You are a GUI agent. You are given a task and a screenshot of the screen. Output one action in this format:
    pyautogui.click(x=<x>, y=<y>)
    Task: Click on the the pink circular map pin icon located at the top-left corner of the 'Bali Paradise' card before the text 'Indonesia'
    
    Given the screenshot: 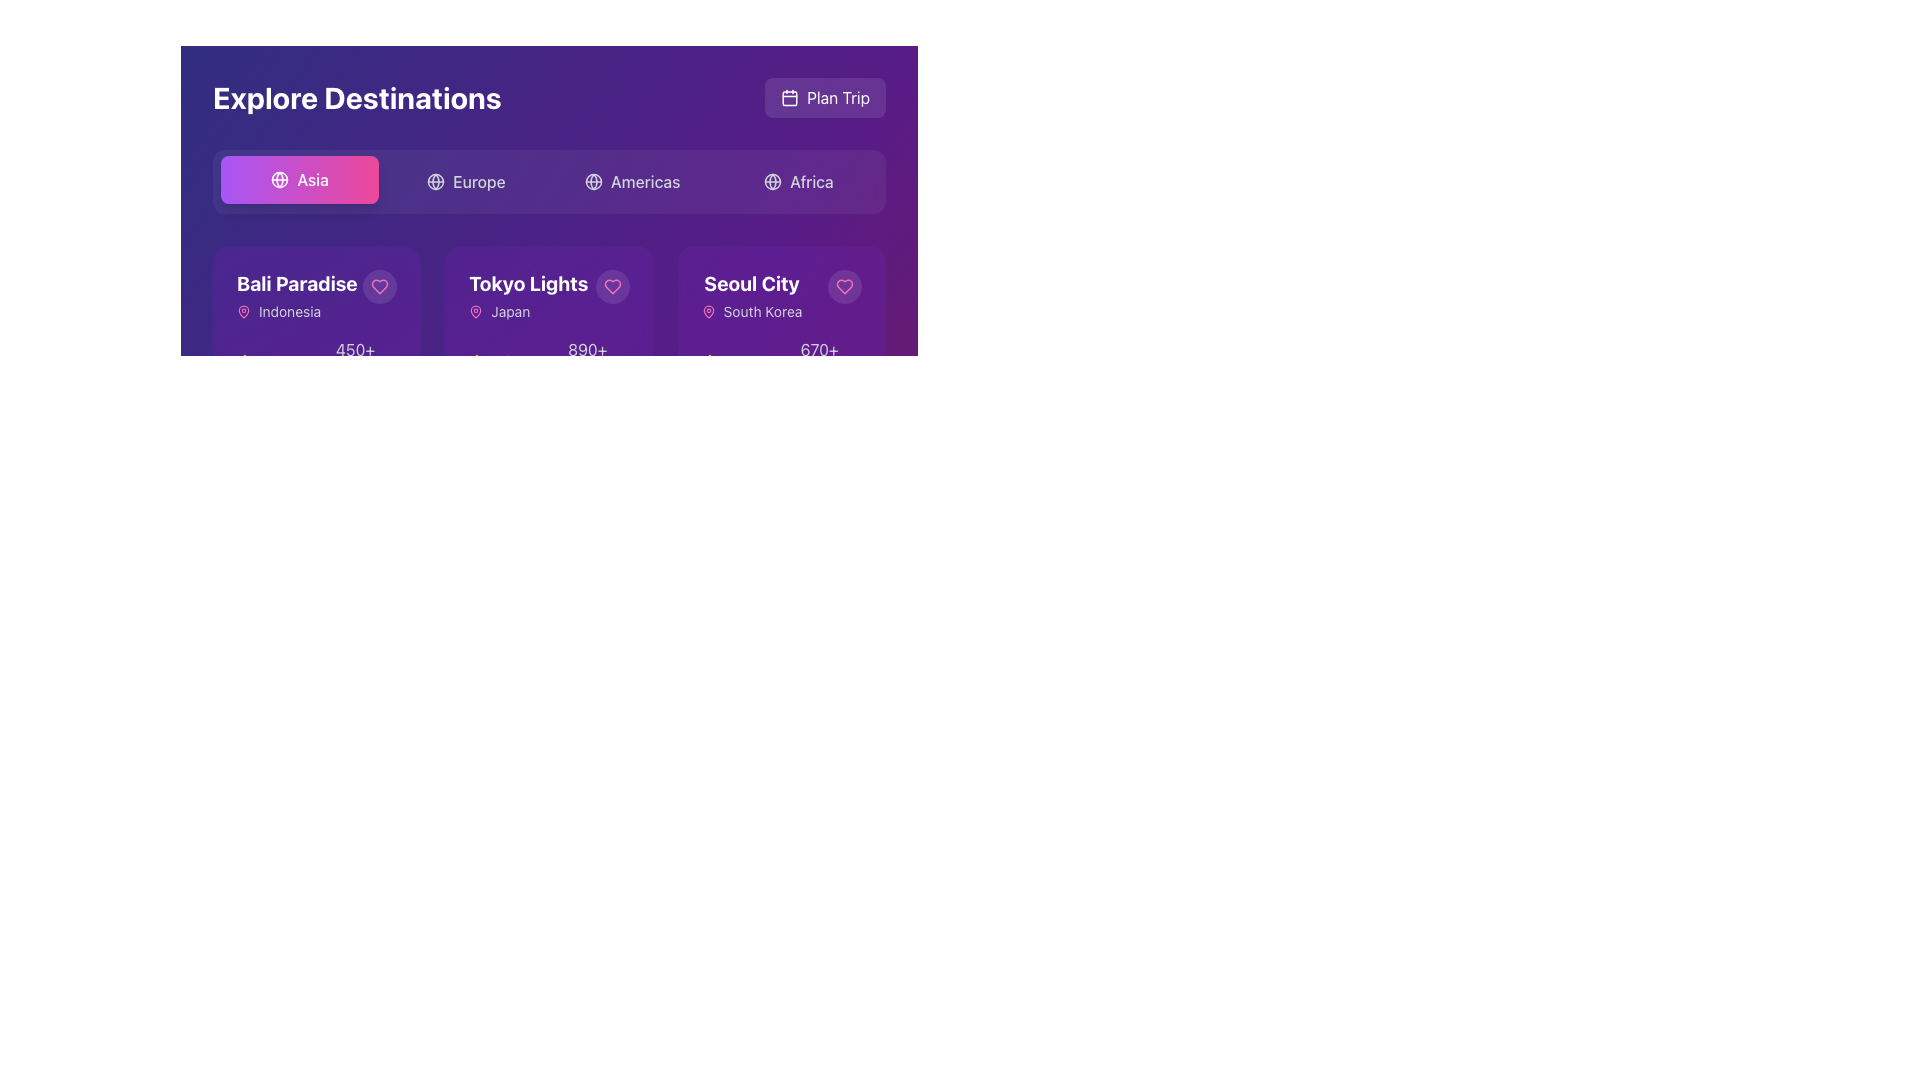 What is the action you would take?
    pyautogui.click(x=243, y=312)
    